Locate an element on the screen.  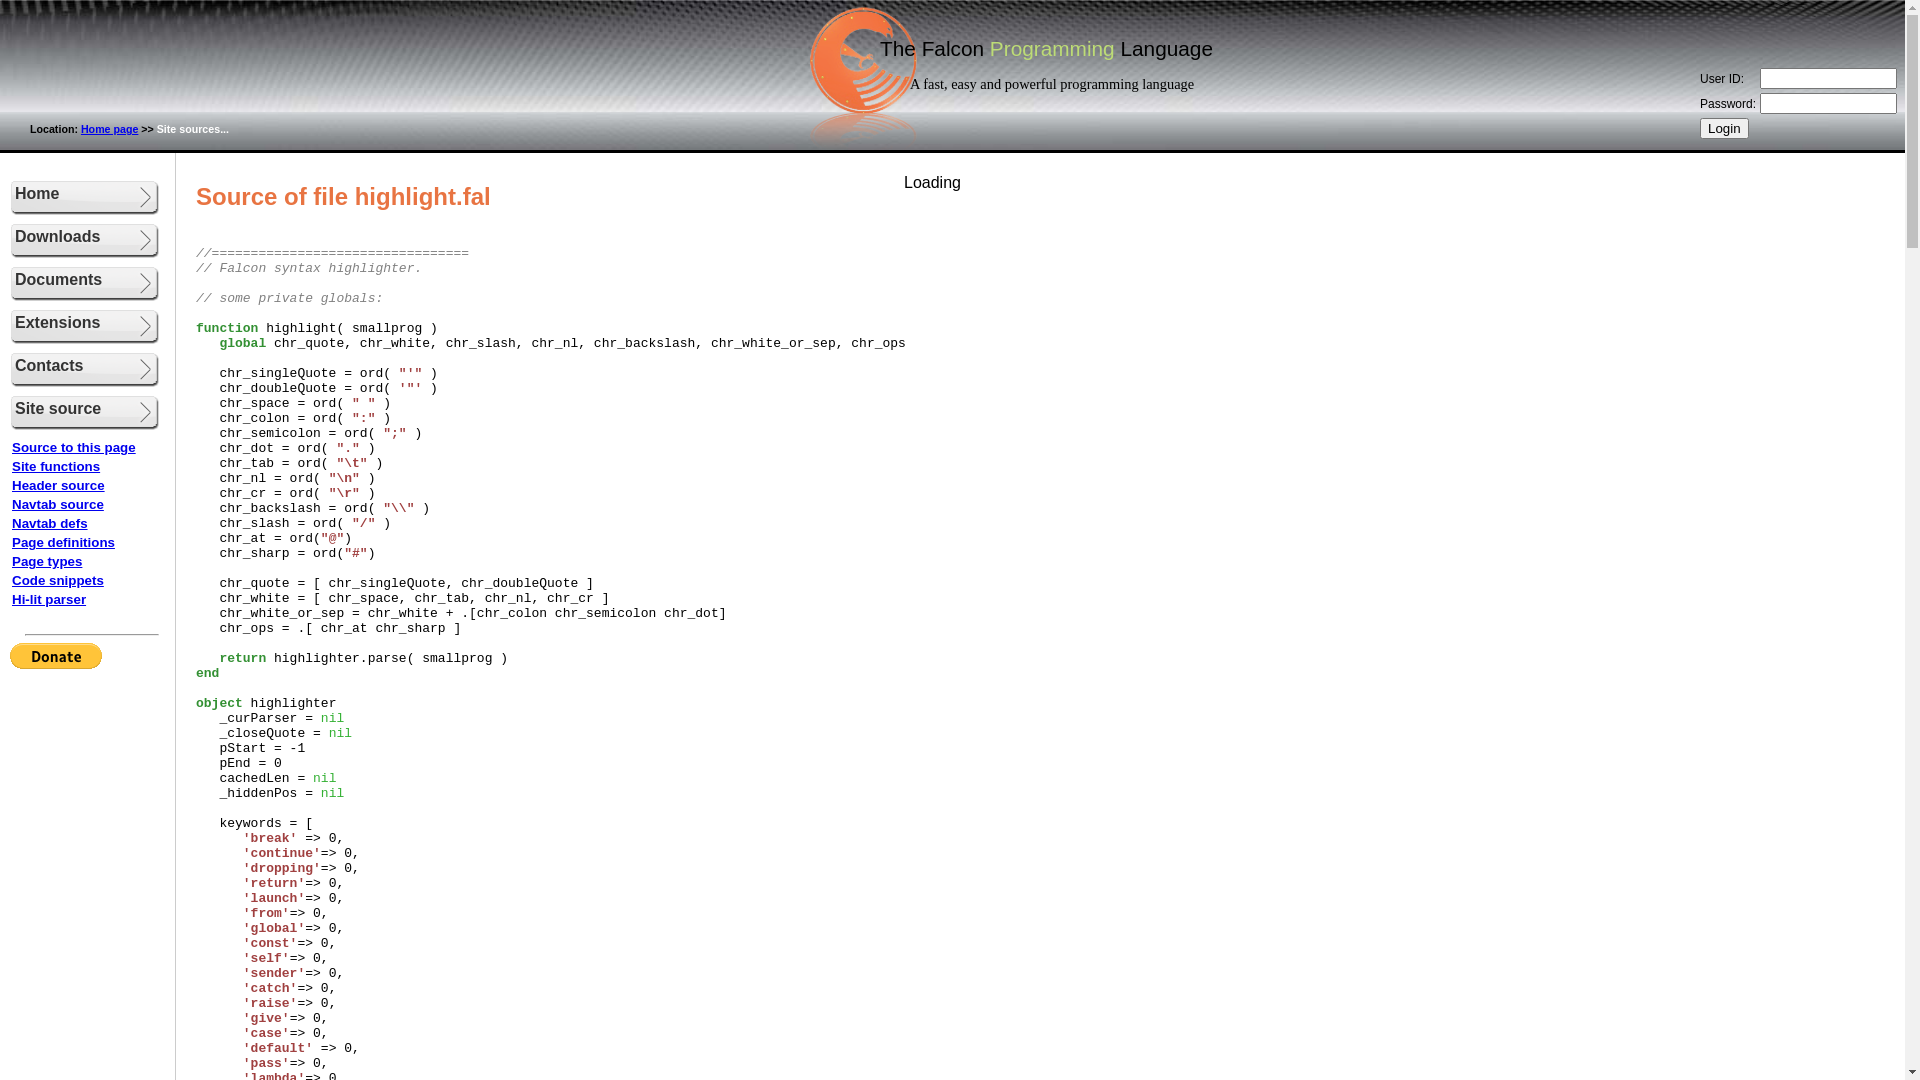
'Site functions' is located at coordinates (56, 466).